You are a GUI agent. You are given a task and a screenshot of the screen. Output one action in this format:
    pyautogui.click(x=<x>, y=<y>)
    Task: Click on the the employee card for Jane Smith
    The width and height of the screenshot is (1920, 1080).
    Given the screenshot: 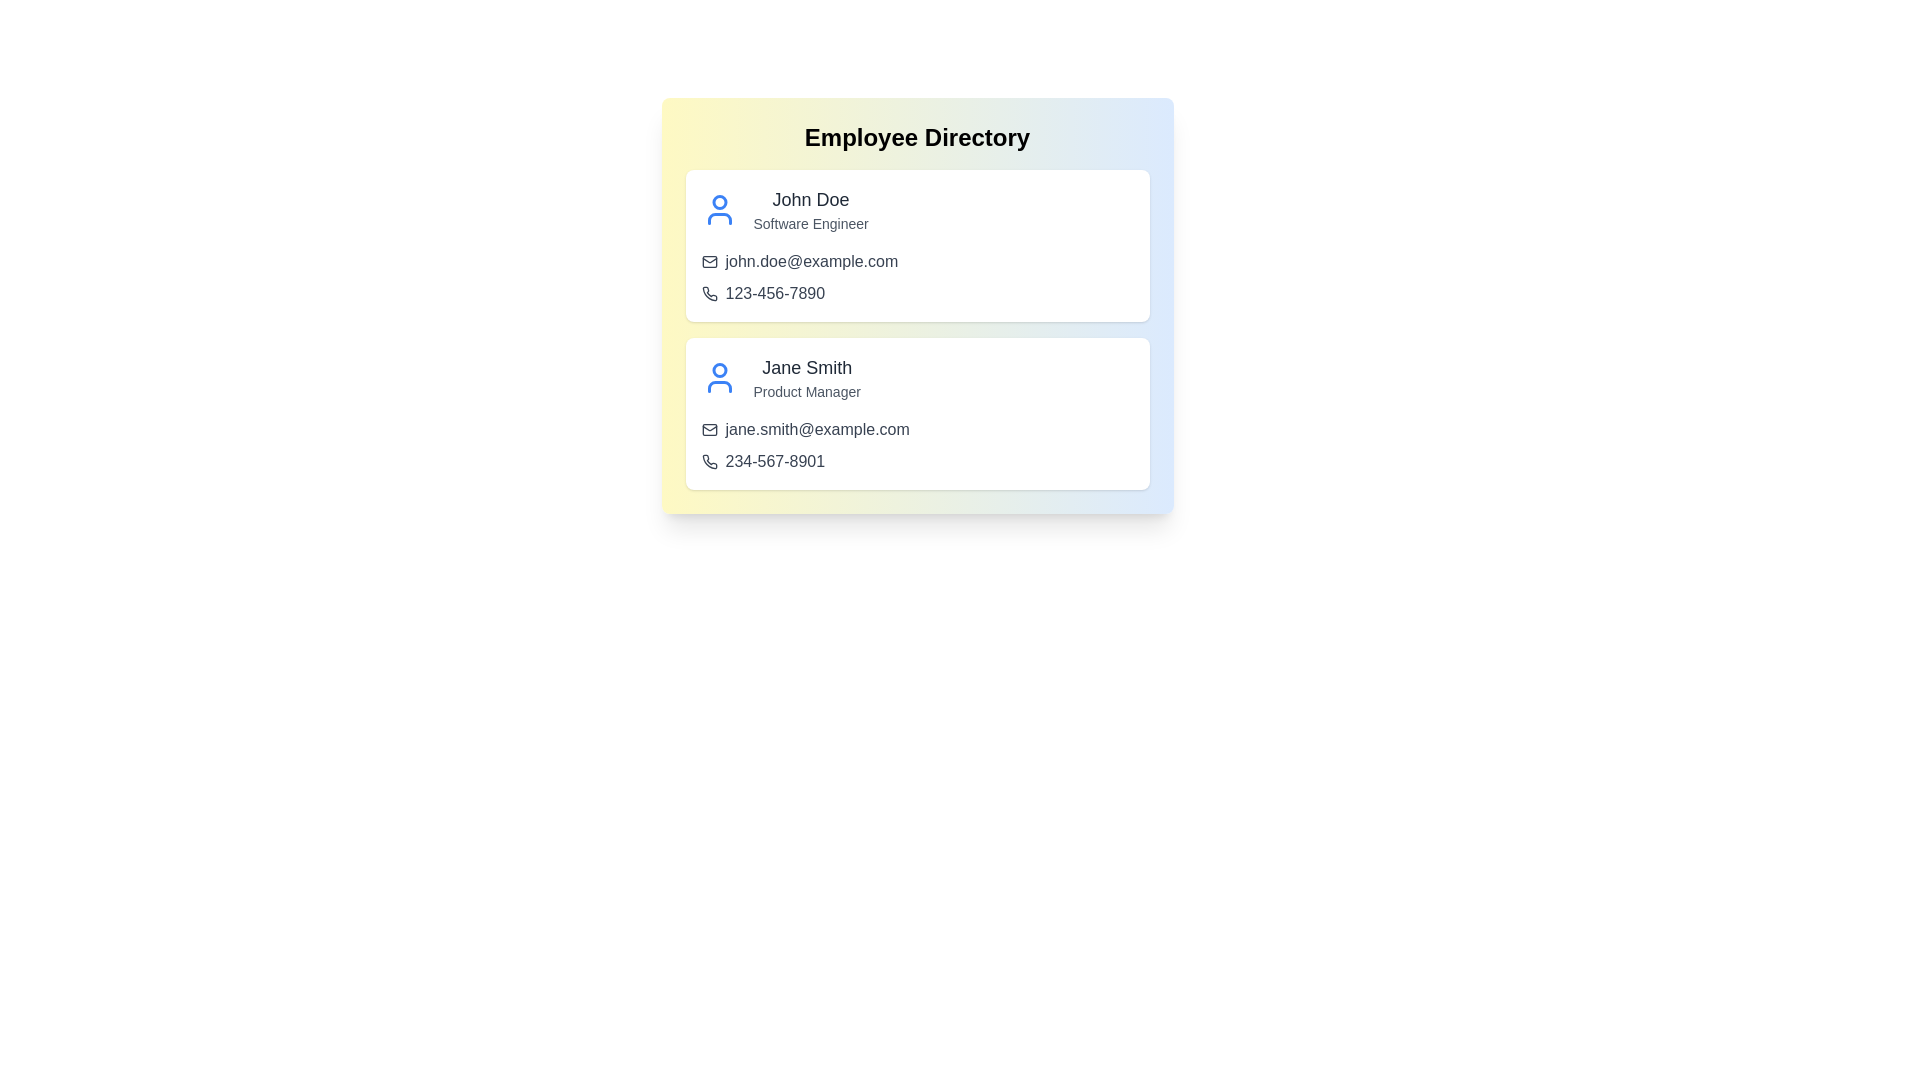 What is the action you would take?
    pyautogui.click(x=916, y=412)
    